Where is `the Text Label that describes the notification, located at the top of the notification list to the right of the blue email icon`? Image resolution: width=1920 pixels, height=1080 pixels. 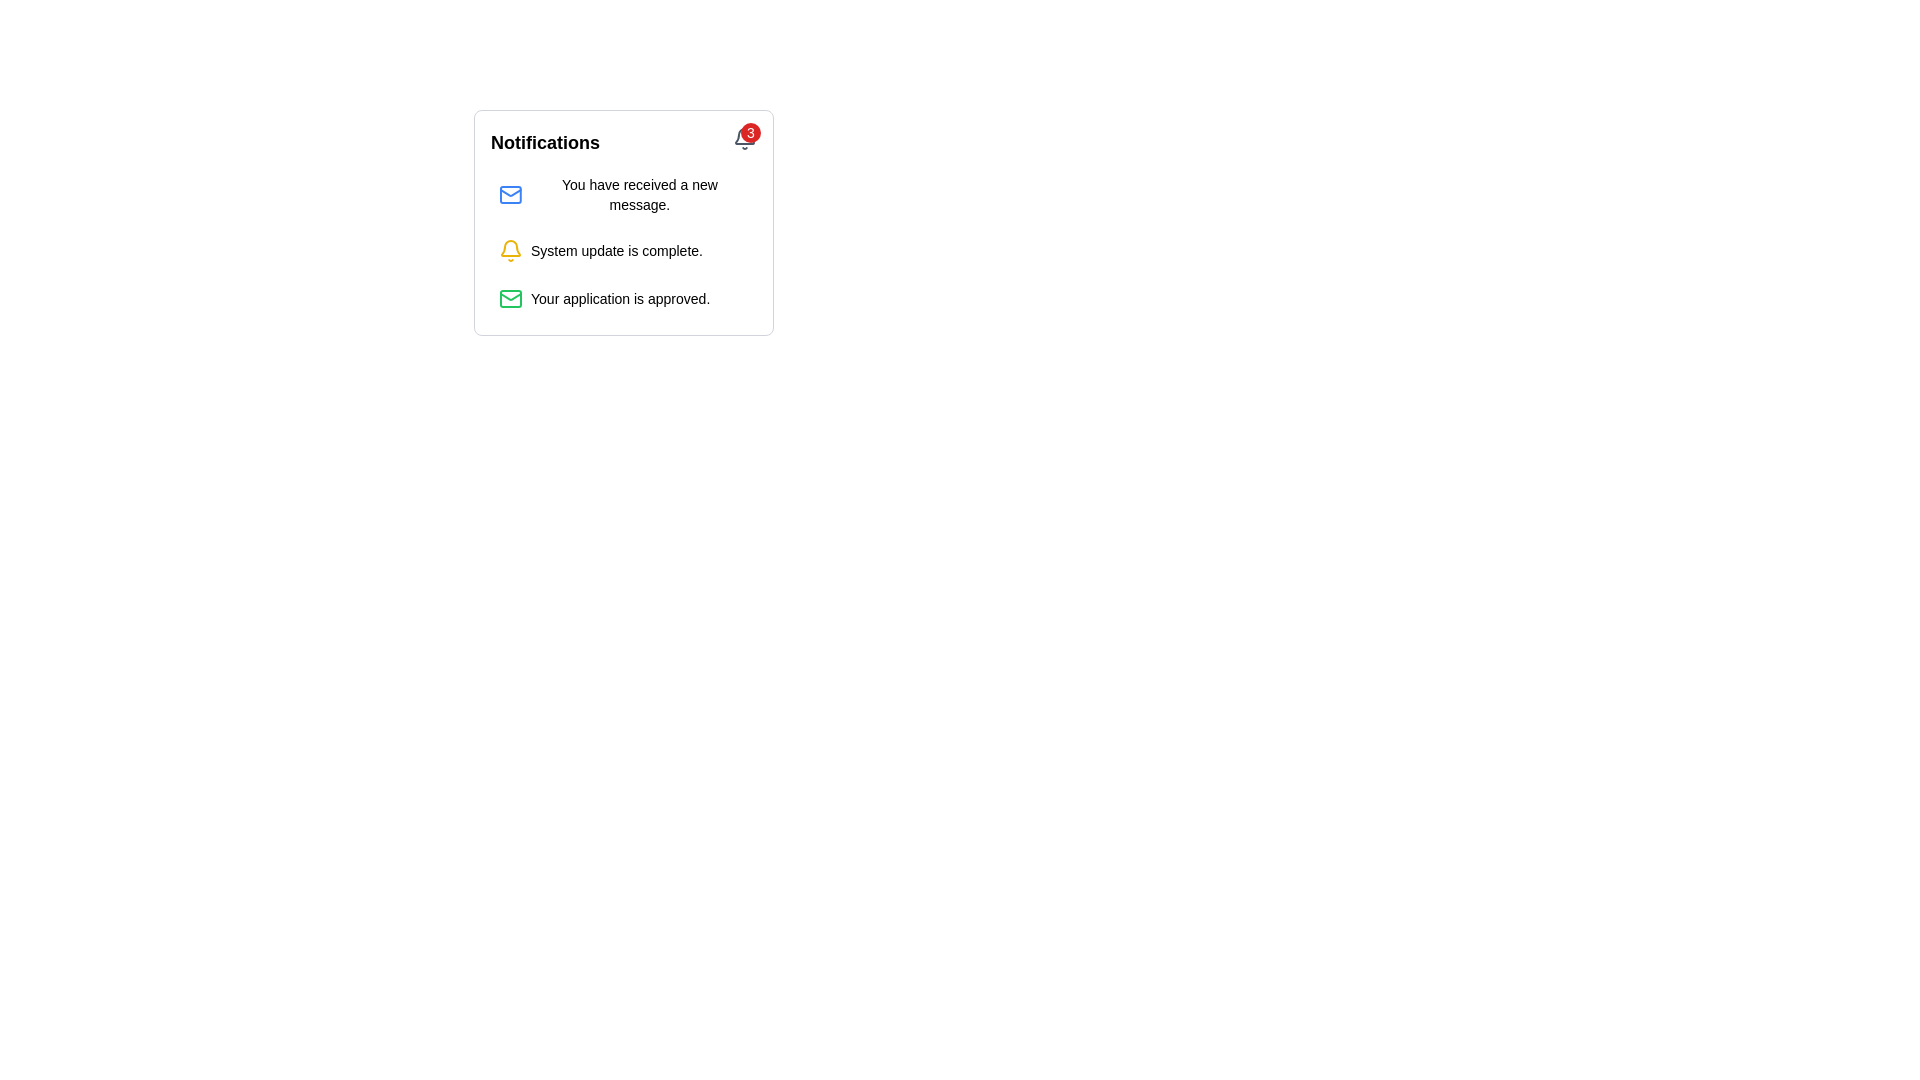 the Text Label that describes the notification, located at the top of the notification list to the right of the blue email icon is located at coordinates (638, 195).